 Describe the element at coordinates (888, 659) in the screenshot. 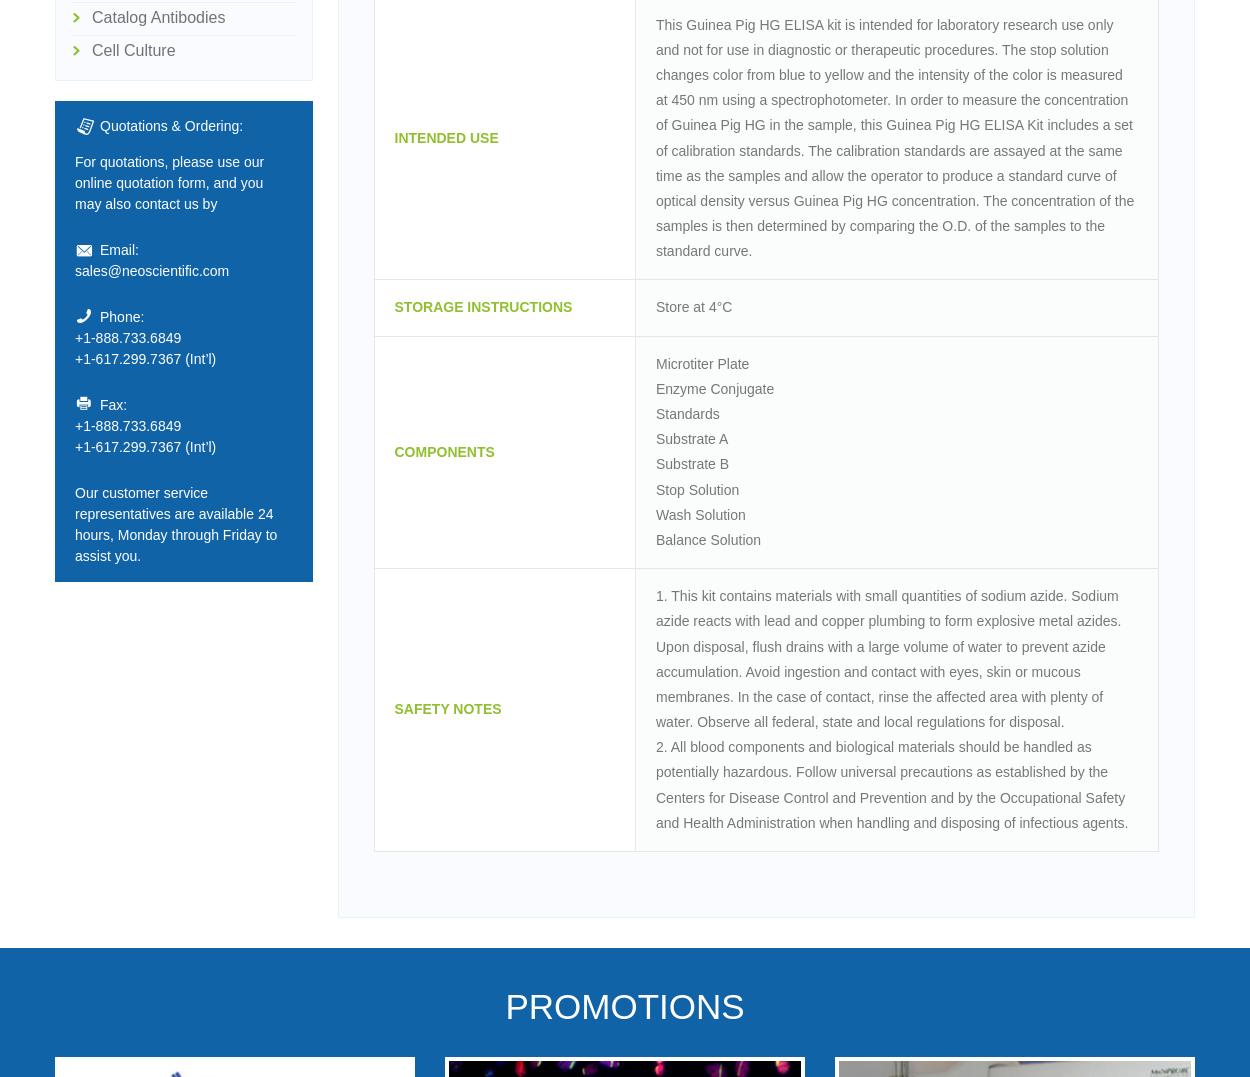

I see `'1. This kit contains materials with small quantities of sodium azide. Sodium azide reacts with lead and copper plumbing to form explosive metal azides. Upon disposal, flush drains with a large volume of water to prevent azide accumulation. Avoid ingestion and contact with eyes, skin or mucous membranes. In the case of contact, rinse the affected area with plenty of water. Observe all federal, state and local regulations for disposal.'` at that location.